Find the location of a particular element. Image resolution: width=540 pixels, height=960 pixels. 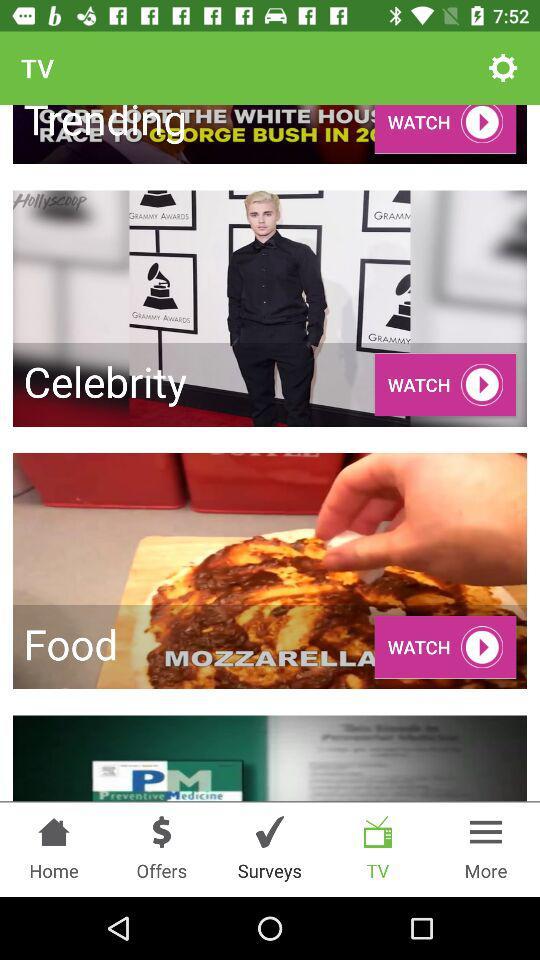

icon above surveys is located at coordinates (270, 832).